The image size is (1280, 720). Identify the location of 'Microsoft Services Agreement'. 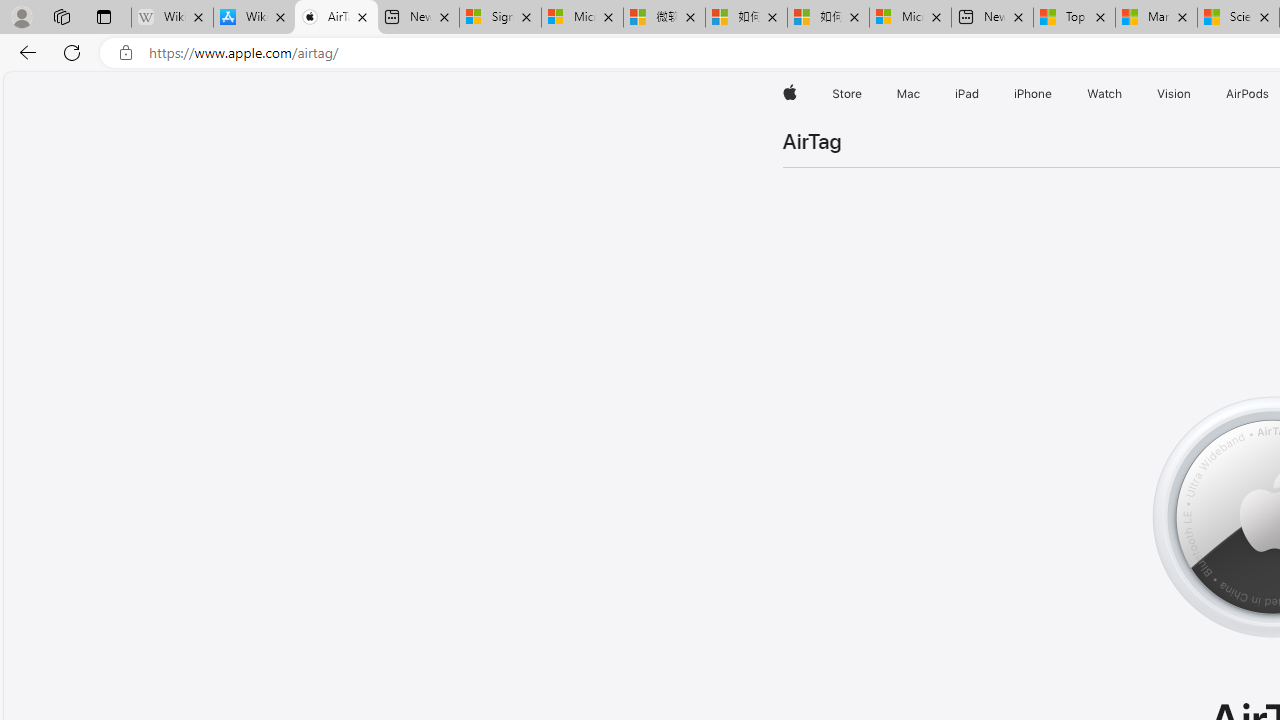
(581, 17).